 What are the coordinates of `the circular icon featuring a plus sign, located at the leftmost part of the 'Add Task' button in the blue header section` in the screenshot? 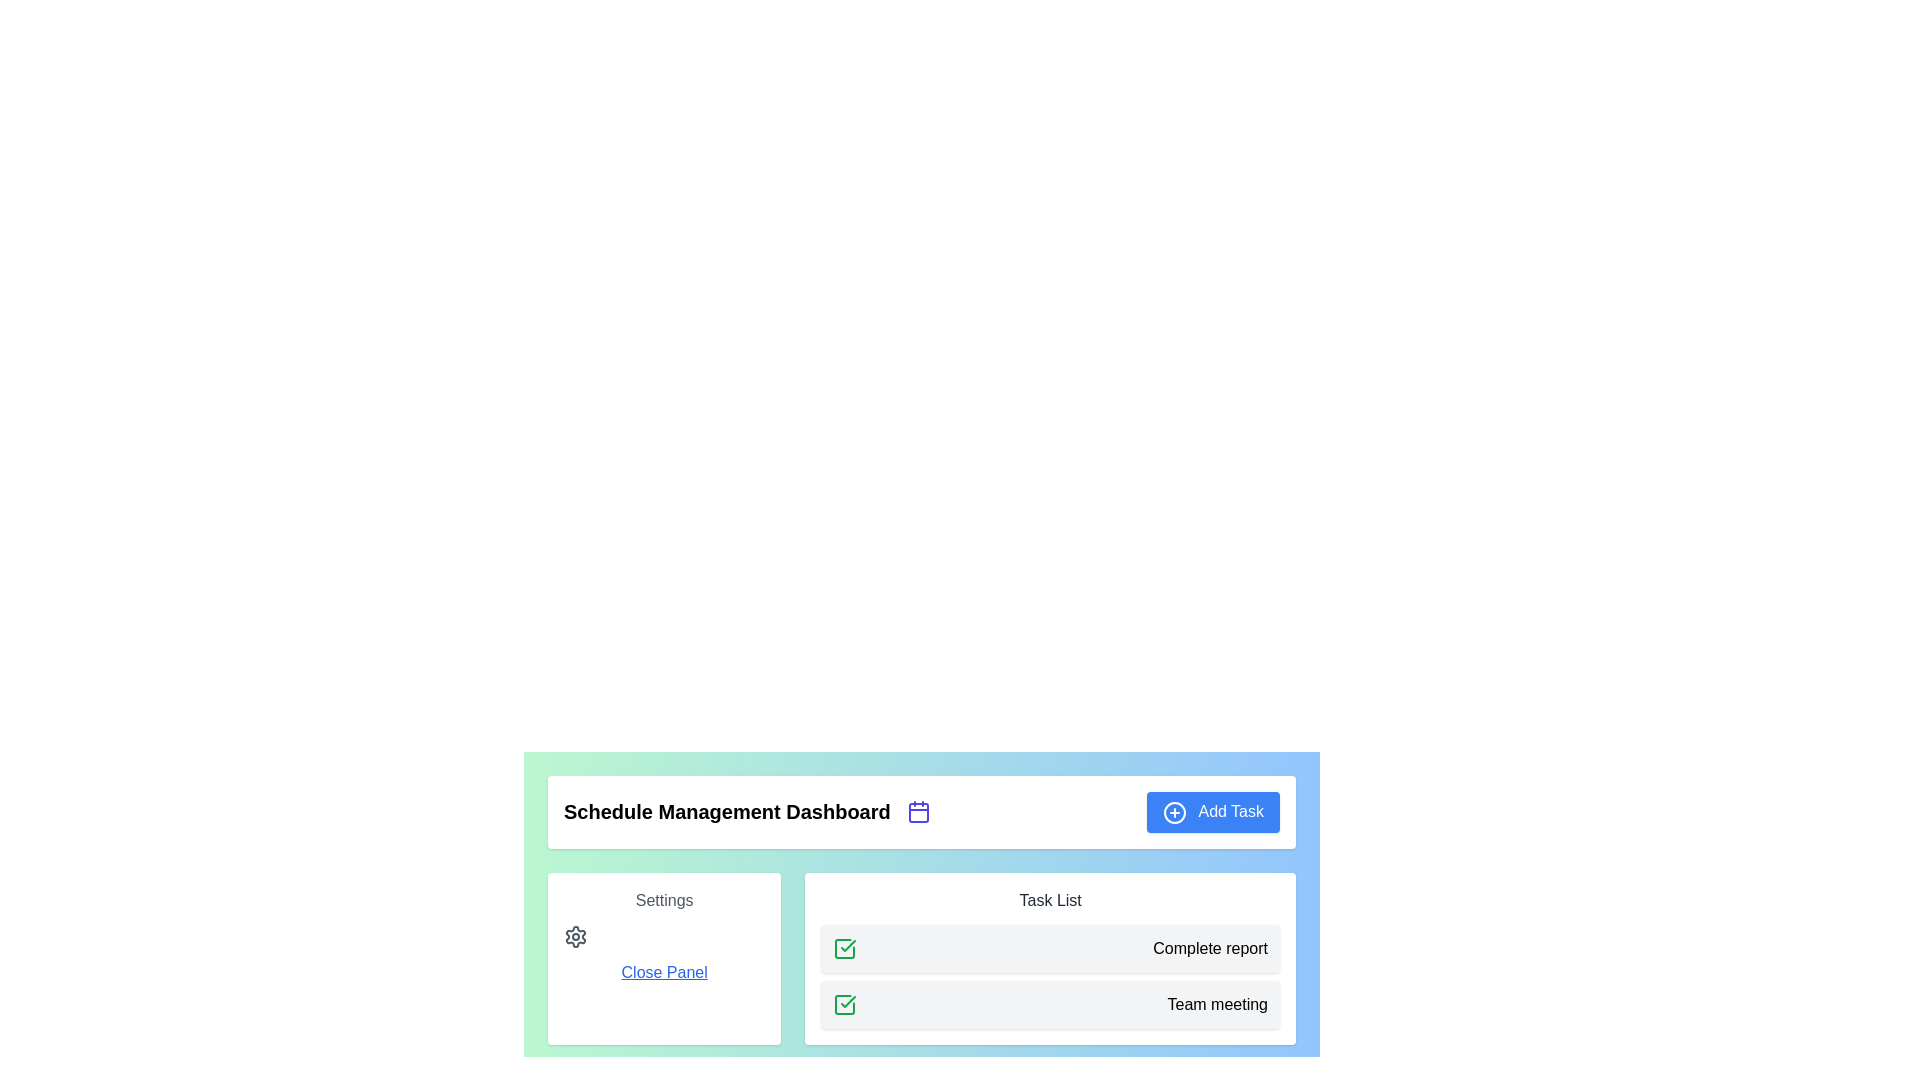 It's located at (1174, 812).